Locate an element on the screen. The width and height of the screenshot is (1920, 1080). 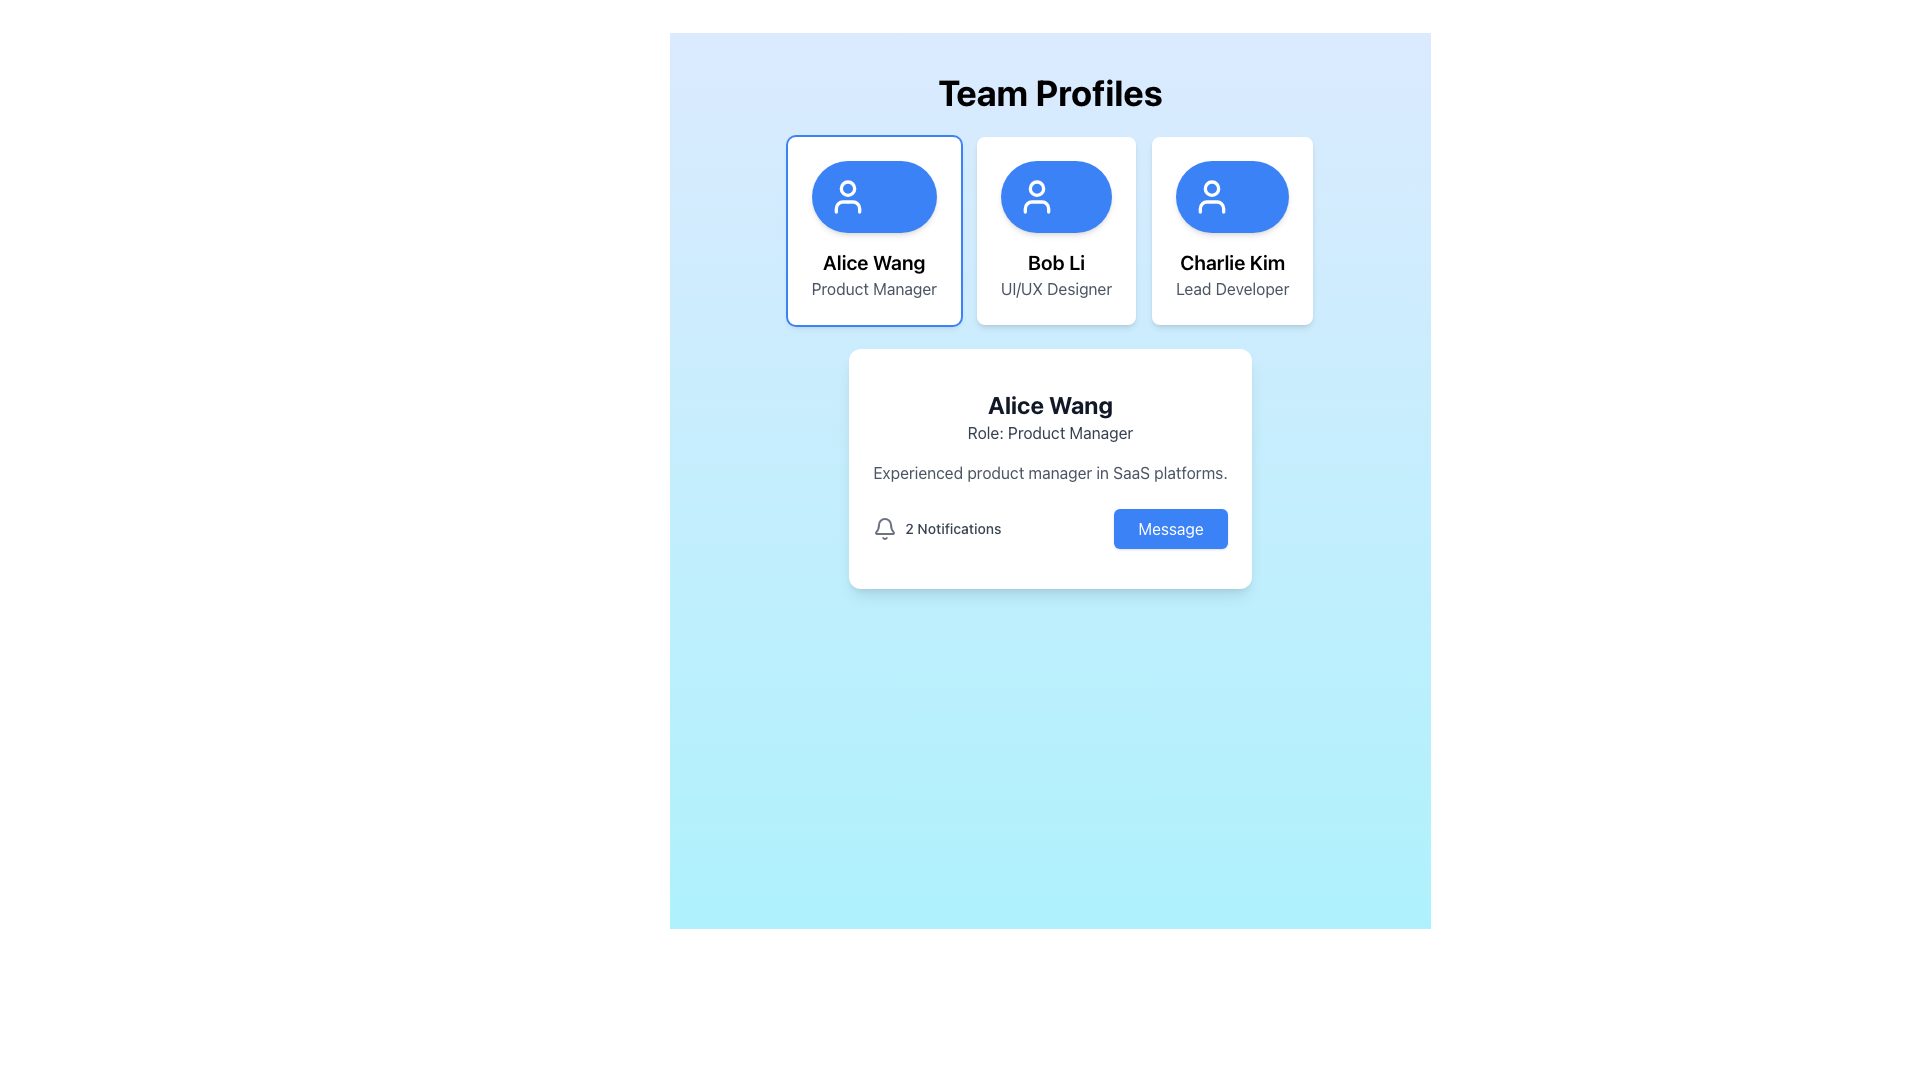
information displayed in the static text label showing '2 Notifications', located in the bottom left section of the white card, just to the right of the bell icon is located at coordinates (952, 527).